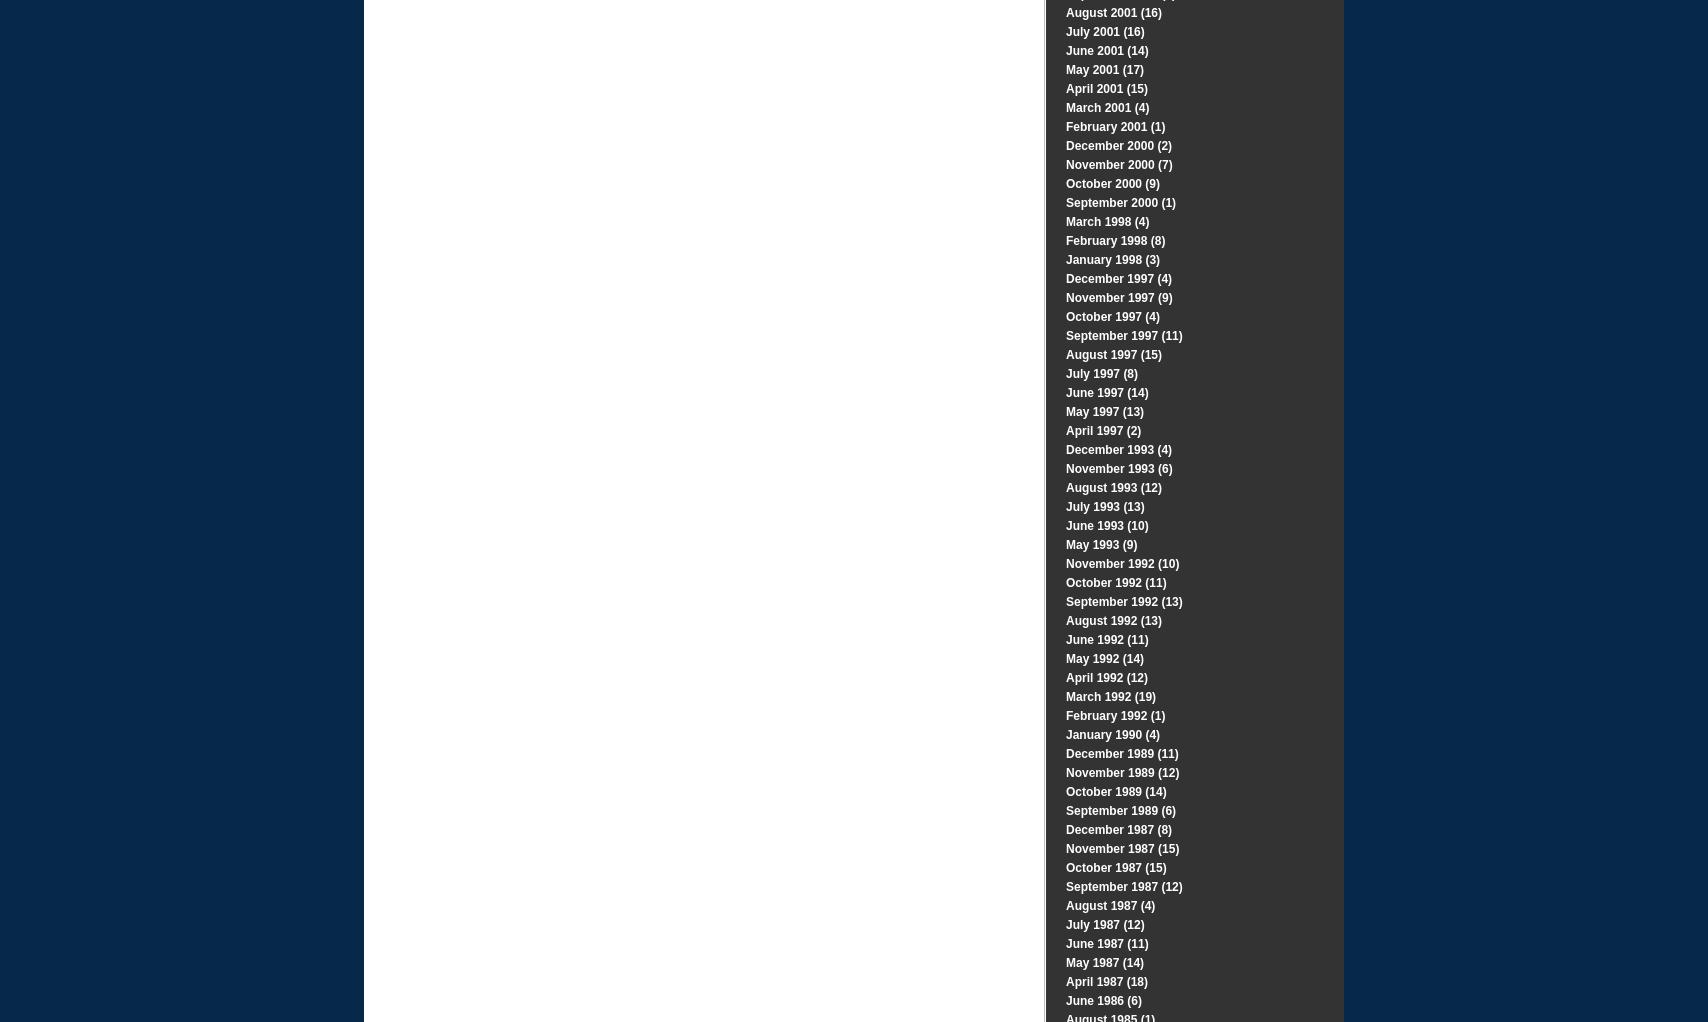 The height and width of the screenshot is (1022, 1708). Describe the element at coordinates (1065, 507) in the screenshot. I see `'July 1993 (13)'` at that location.